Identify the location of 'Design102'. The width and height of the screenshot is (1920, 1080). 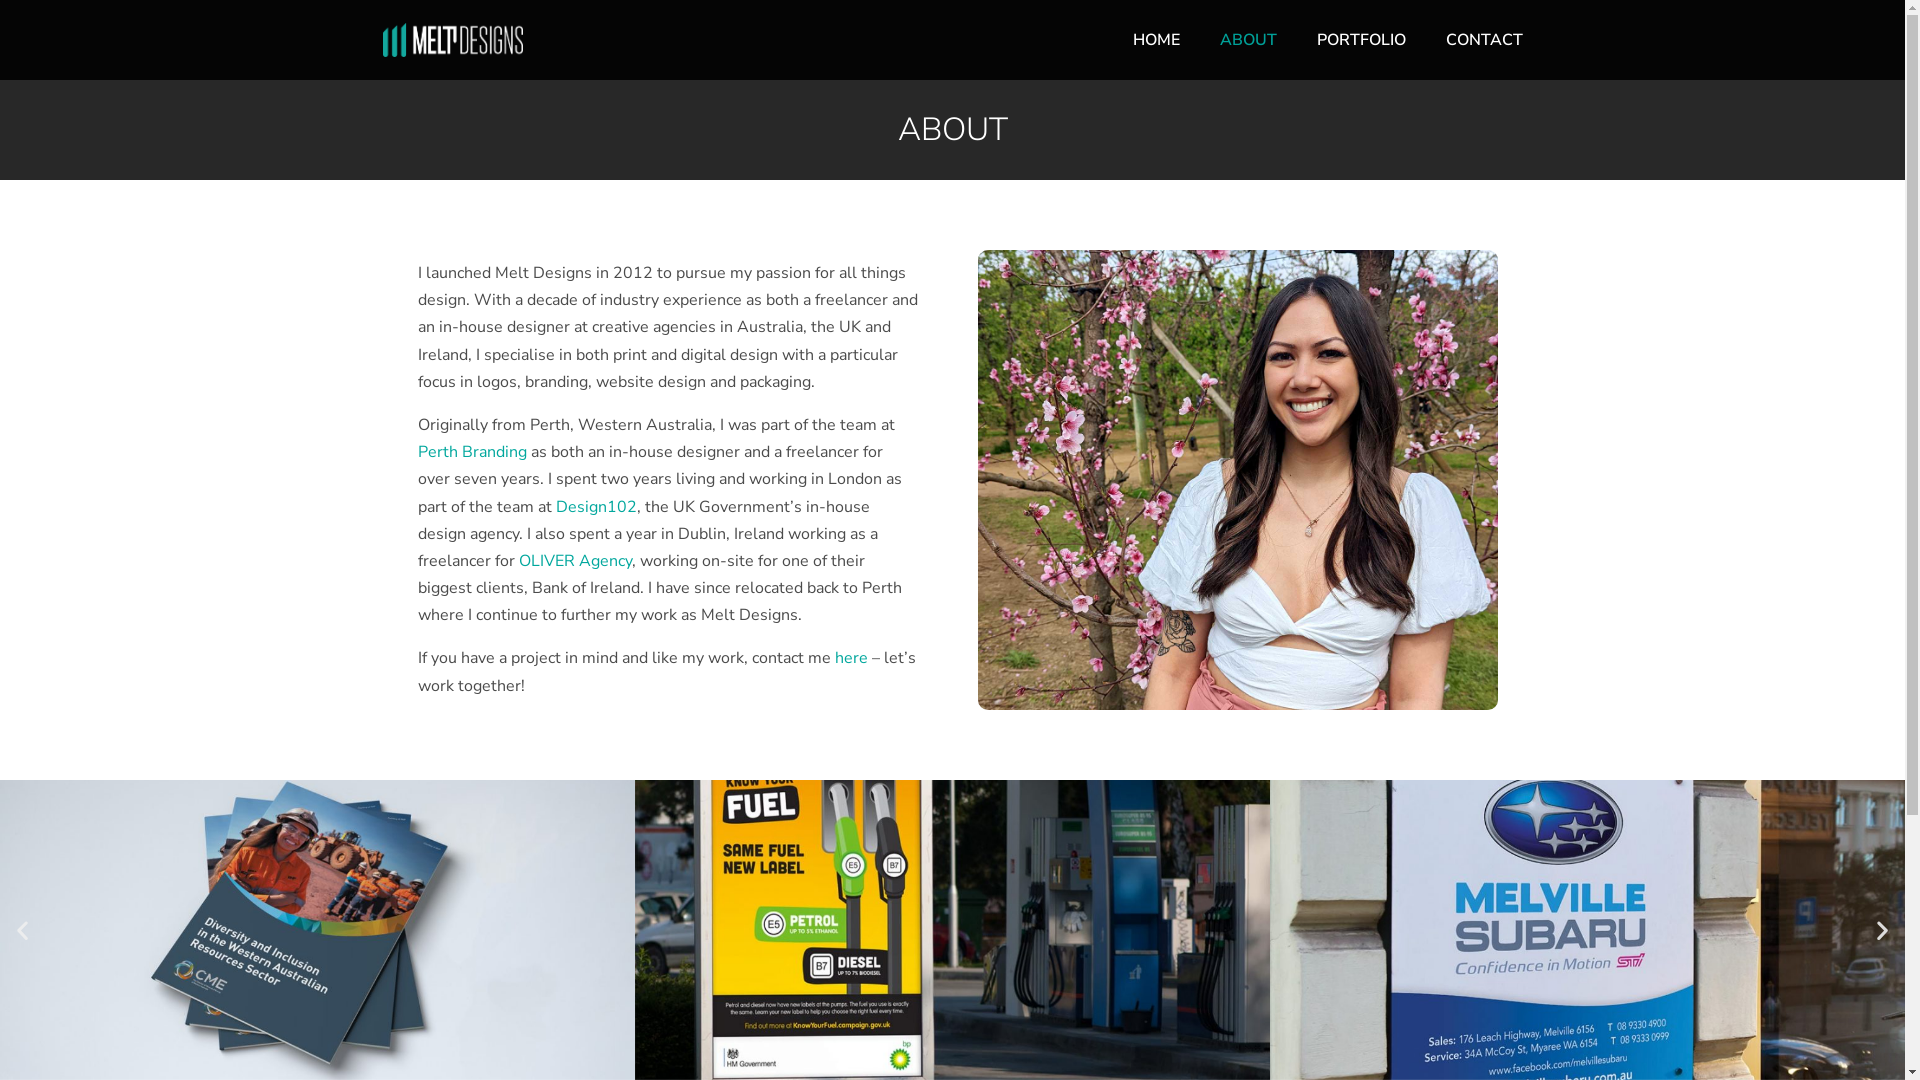
(595, 505).